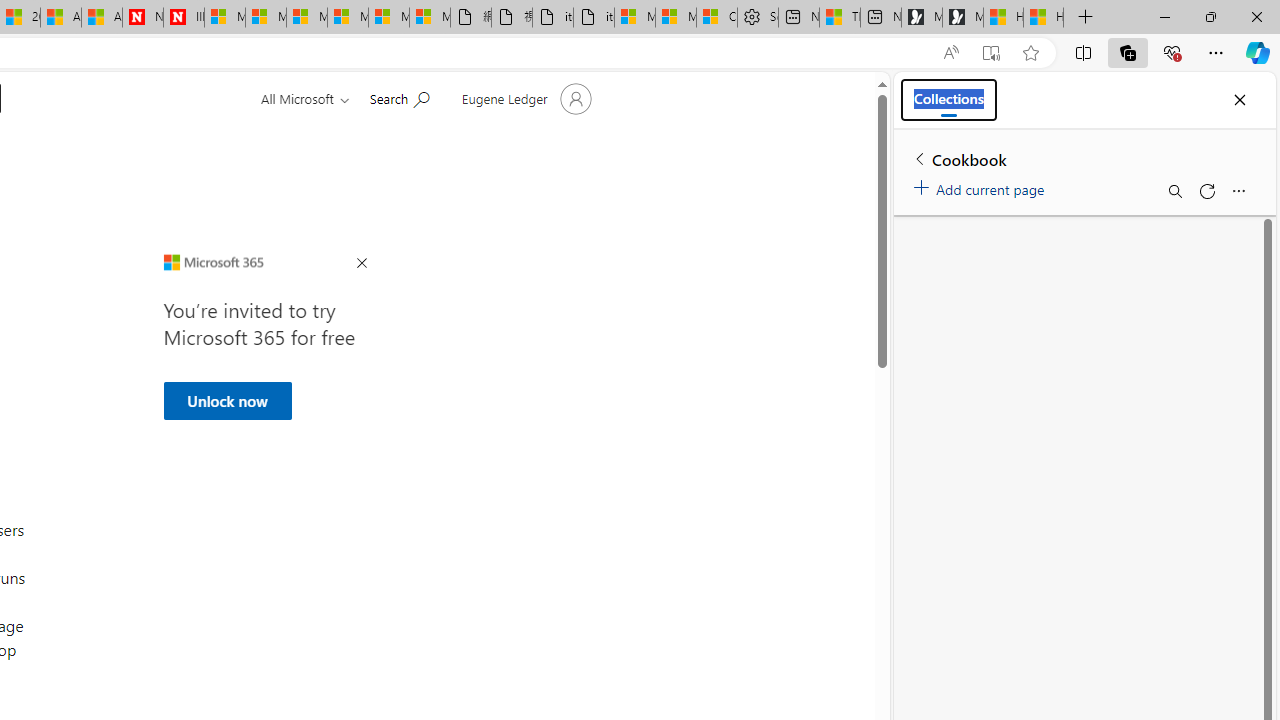 The image size is (1280, 720). Describe the element at coordinates (183, 17) in the screenshot. I see `'Illness news & latest pictures from Newsweek.com'` at that location.